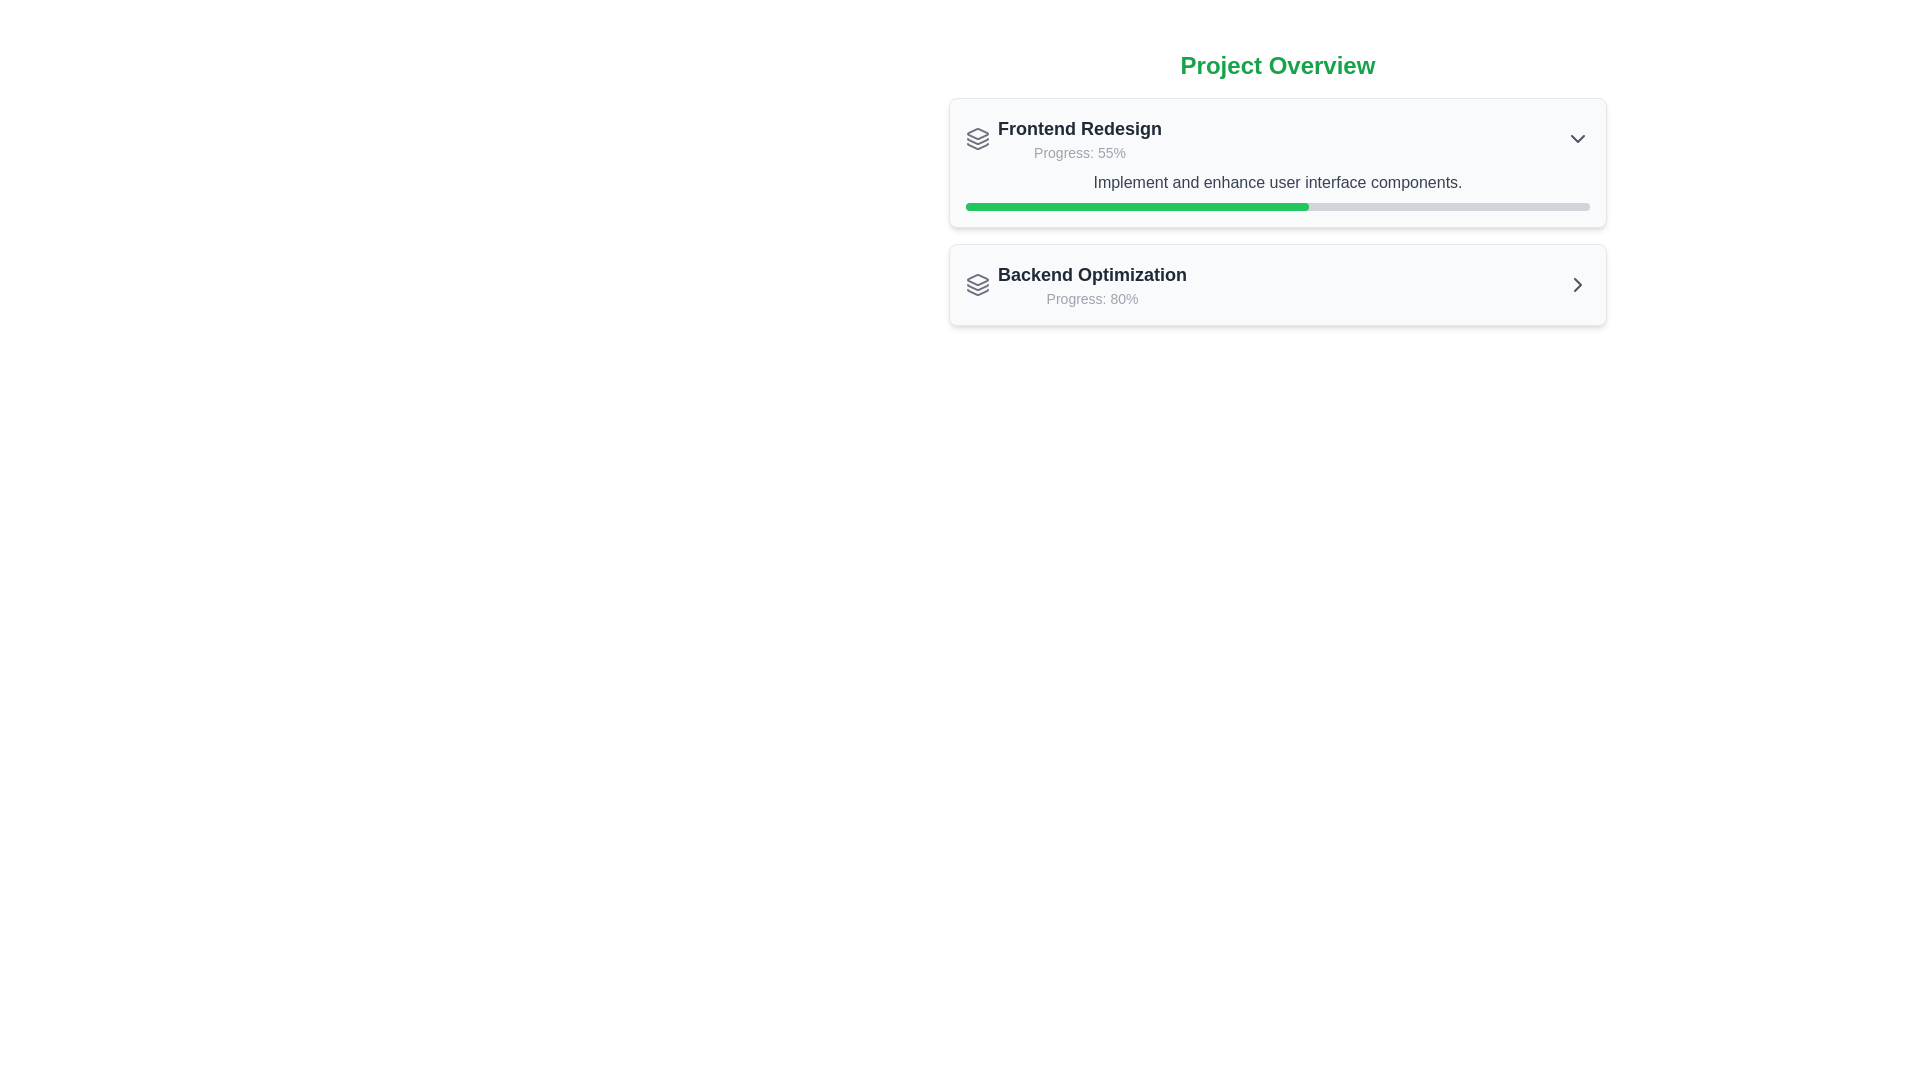 The image size is (1920, 1080). Describe the element at coordinates (1276, 137) in the screenshot. I see `project name 'Frontend Redesign' and progress information 'Progress: 55%' from the composite UI component displaying the project details, identified by its position at the top of the project card` at that location.